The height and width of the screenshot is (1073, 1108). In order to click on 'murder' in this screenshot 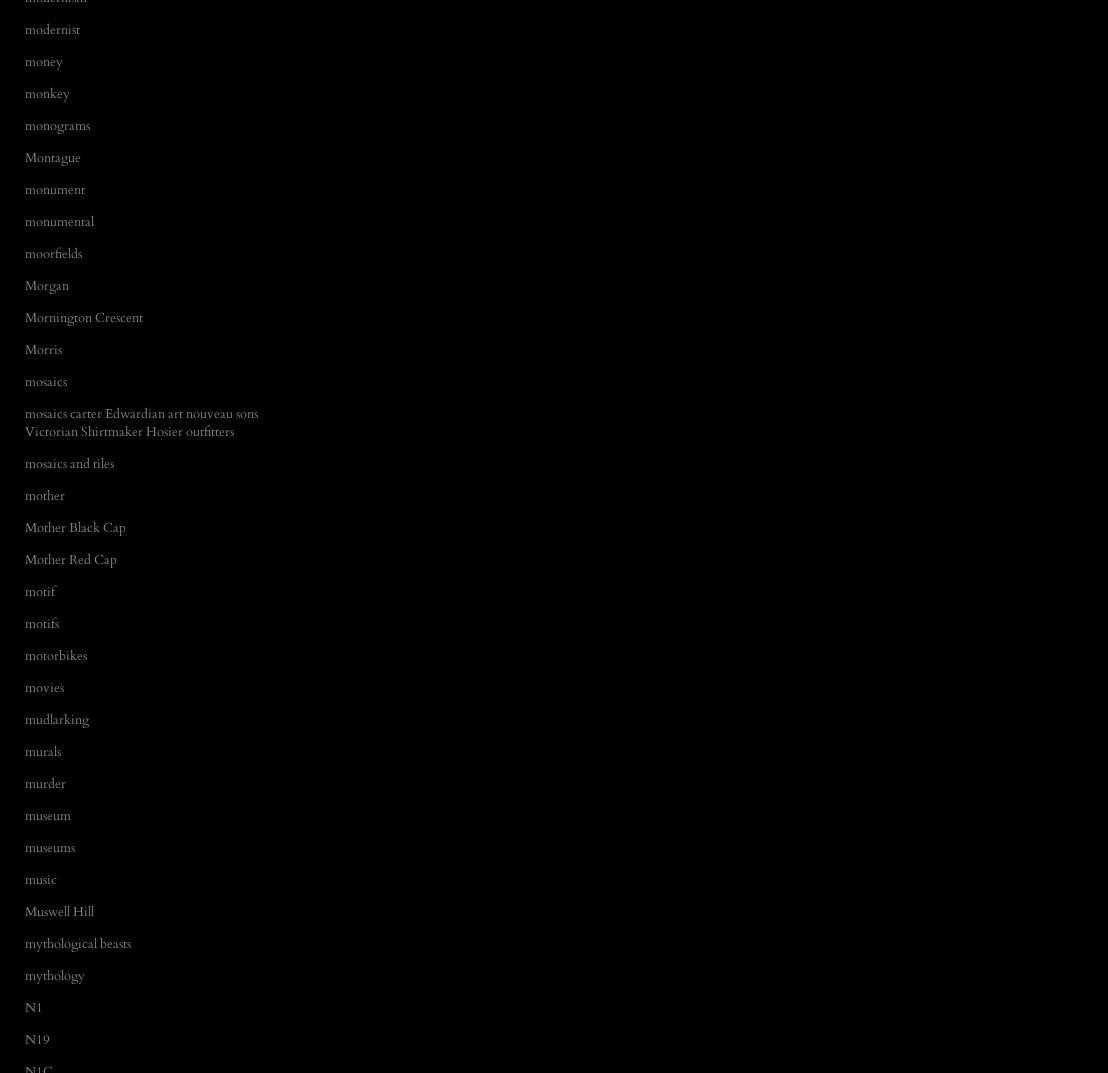, I will do `click(45, 782)`.